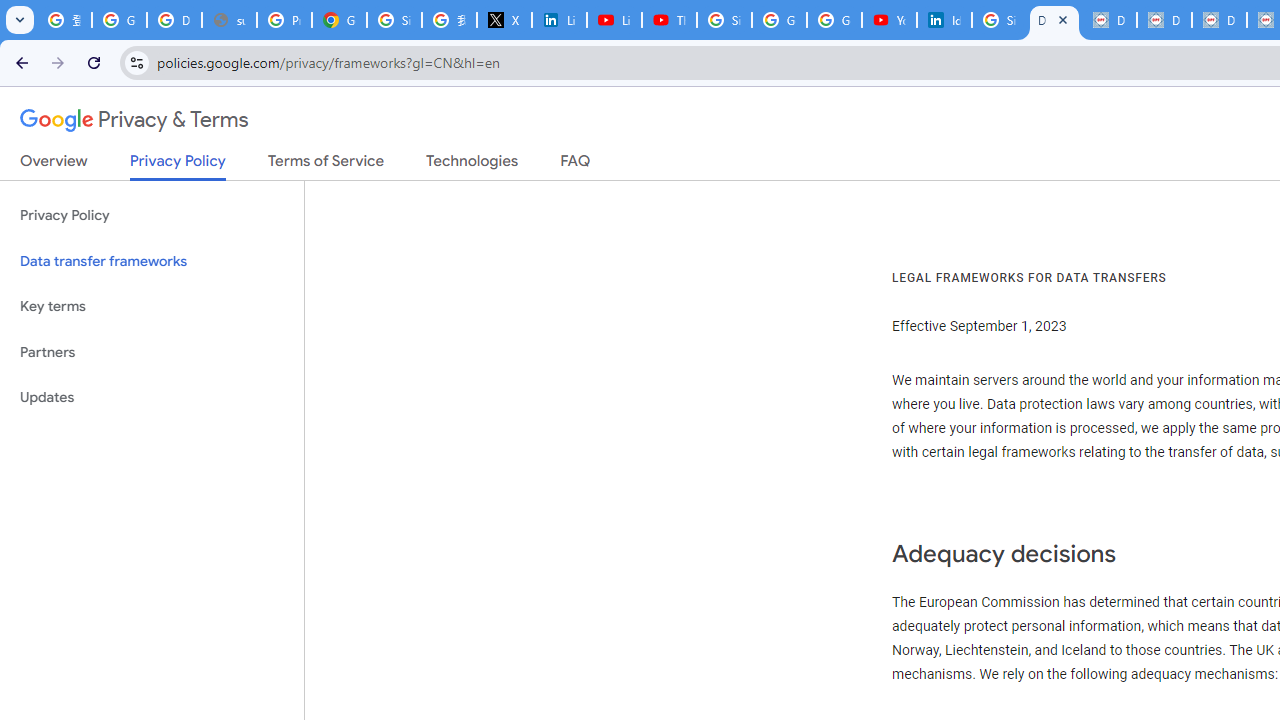  What do you see at coordinates (229, 20) in the screenshot?
I see `'support.google.com - Network error'` at bounding box center [229, 20].